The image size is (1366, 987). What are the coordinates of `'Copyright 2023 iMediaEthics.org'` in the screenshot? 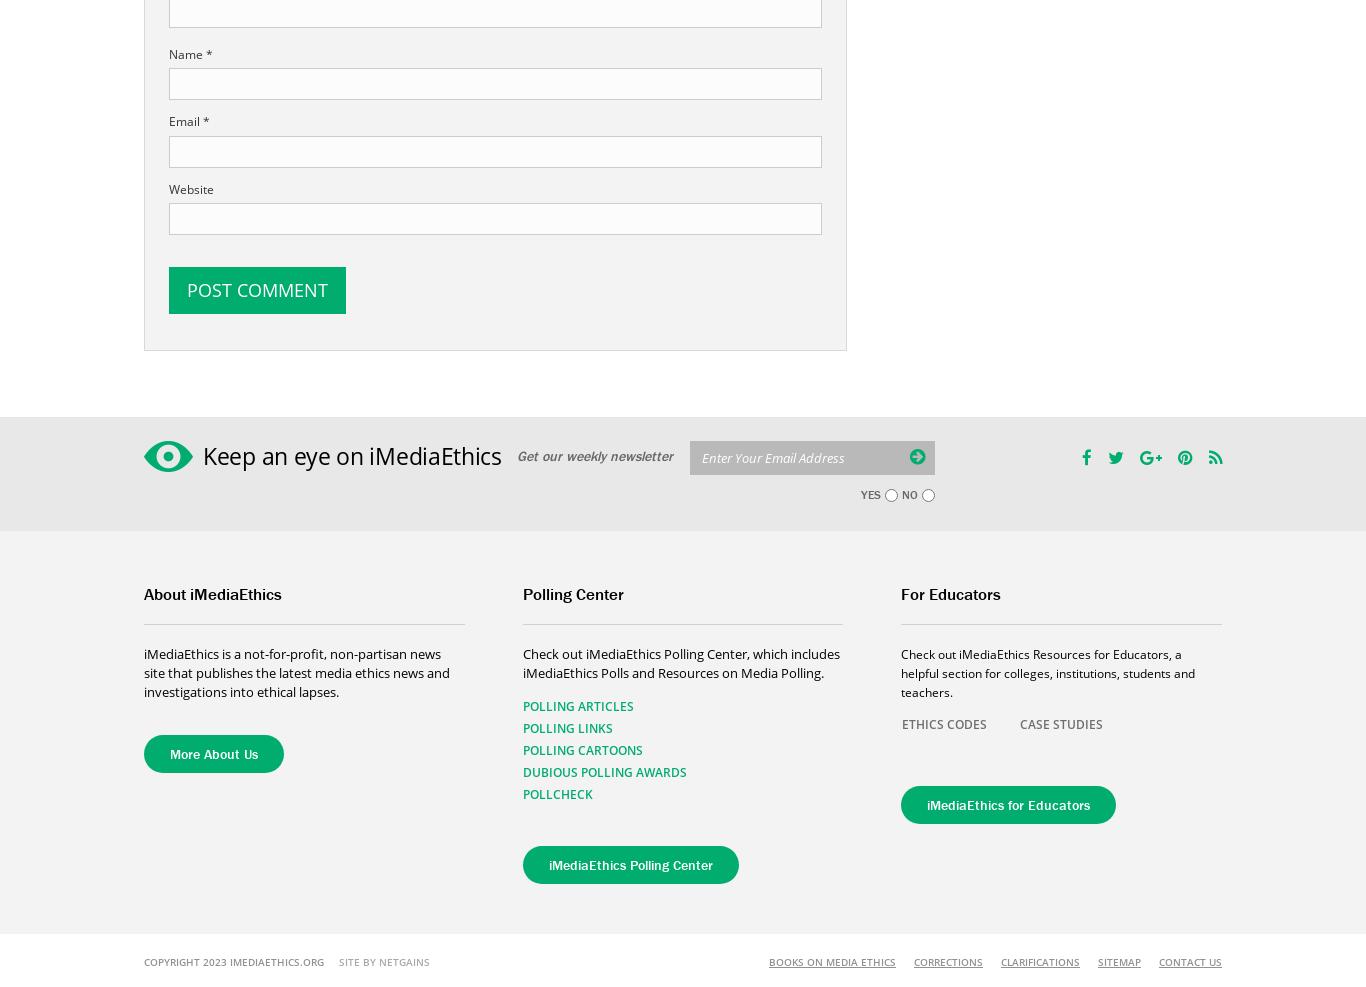 It's located at (241, 961).